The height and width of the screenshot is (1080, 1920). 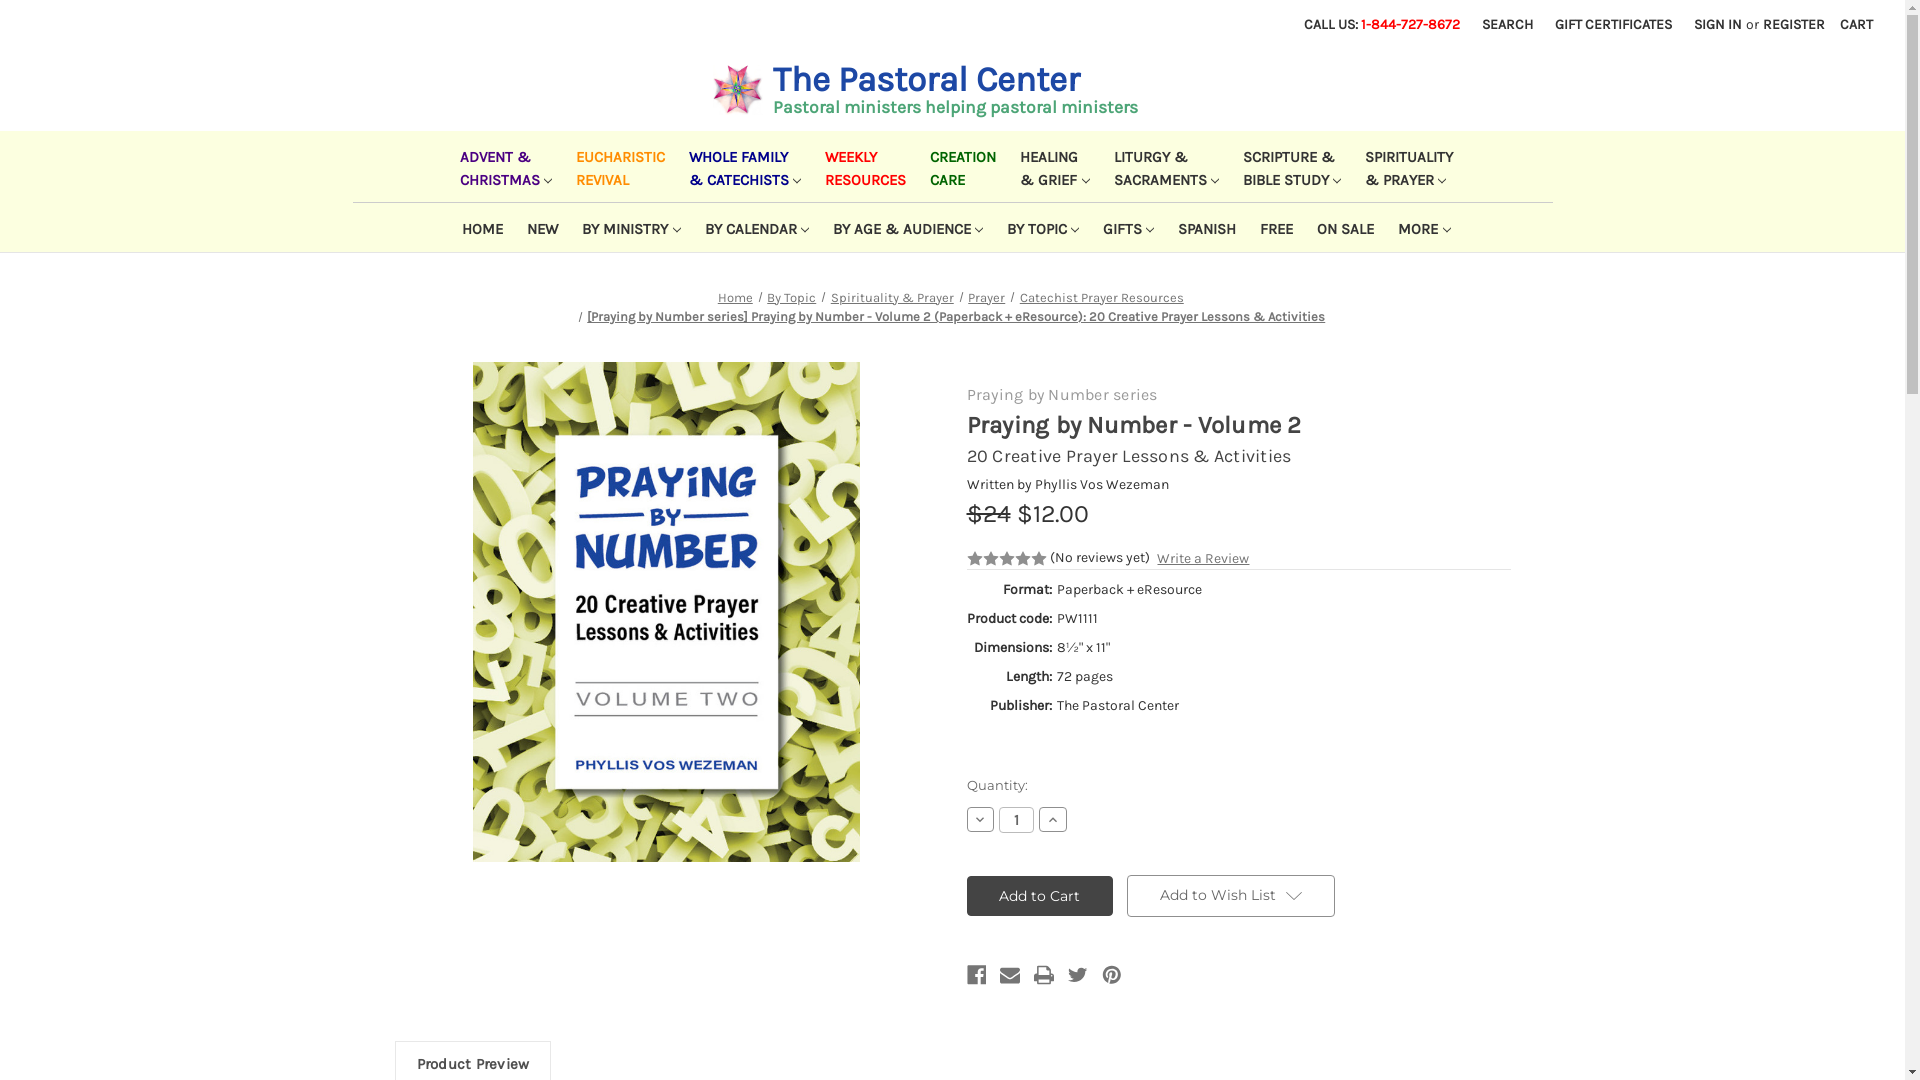 What do you see at coordinates (975, 974) in the screenshot?
I see `'Facebook'` at bounding box center [975, 974].